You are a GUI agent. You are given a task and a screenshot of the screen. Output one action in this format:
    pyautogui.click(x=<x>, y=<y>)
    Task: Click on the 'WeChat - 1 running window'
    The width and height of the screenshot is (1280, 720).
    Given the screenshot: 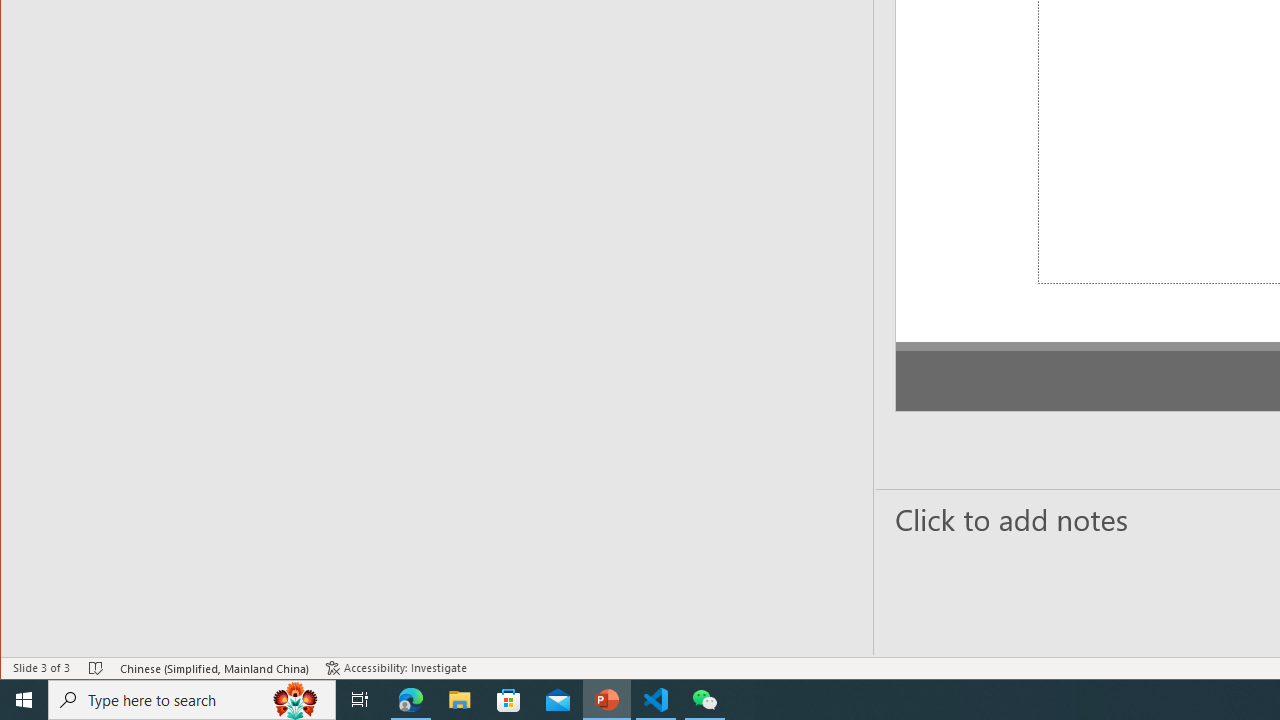 What is the action you would take?
    pyautogui.click(x=705, y=698)
    